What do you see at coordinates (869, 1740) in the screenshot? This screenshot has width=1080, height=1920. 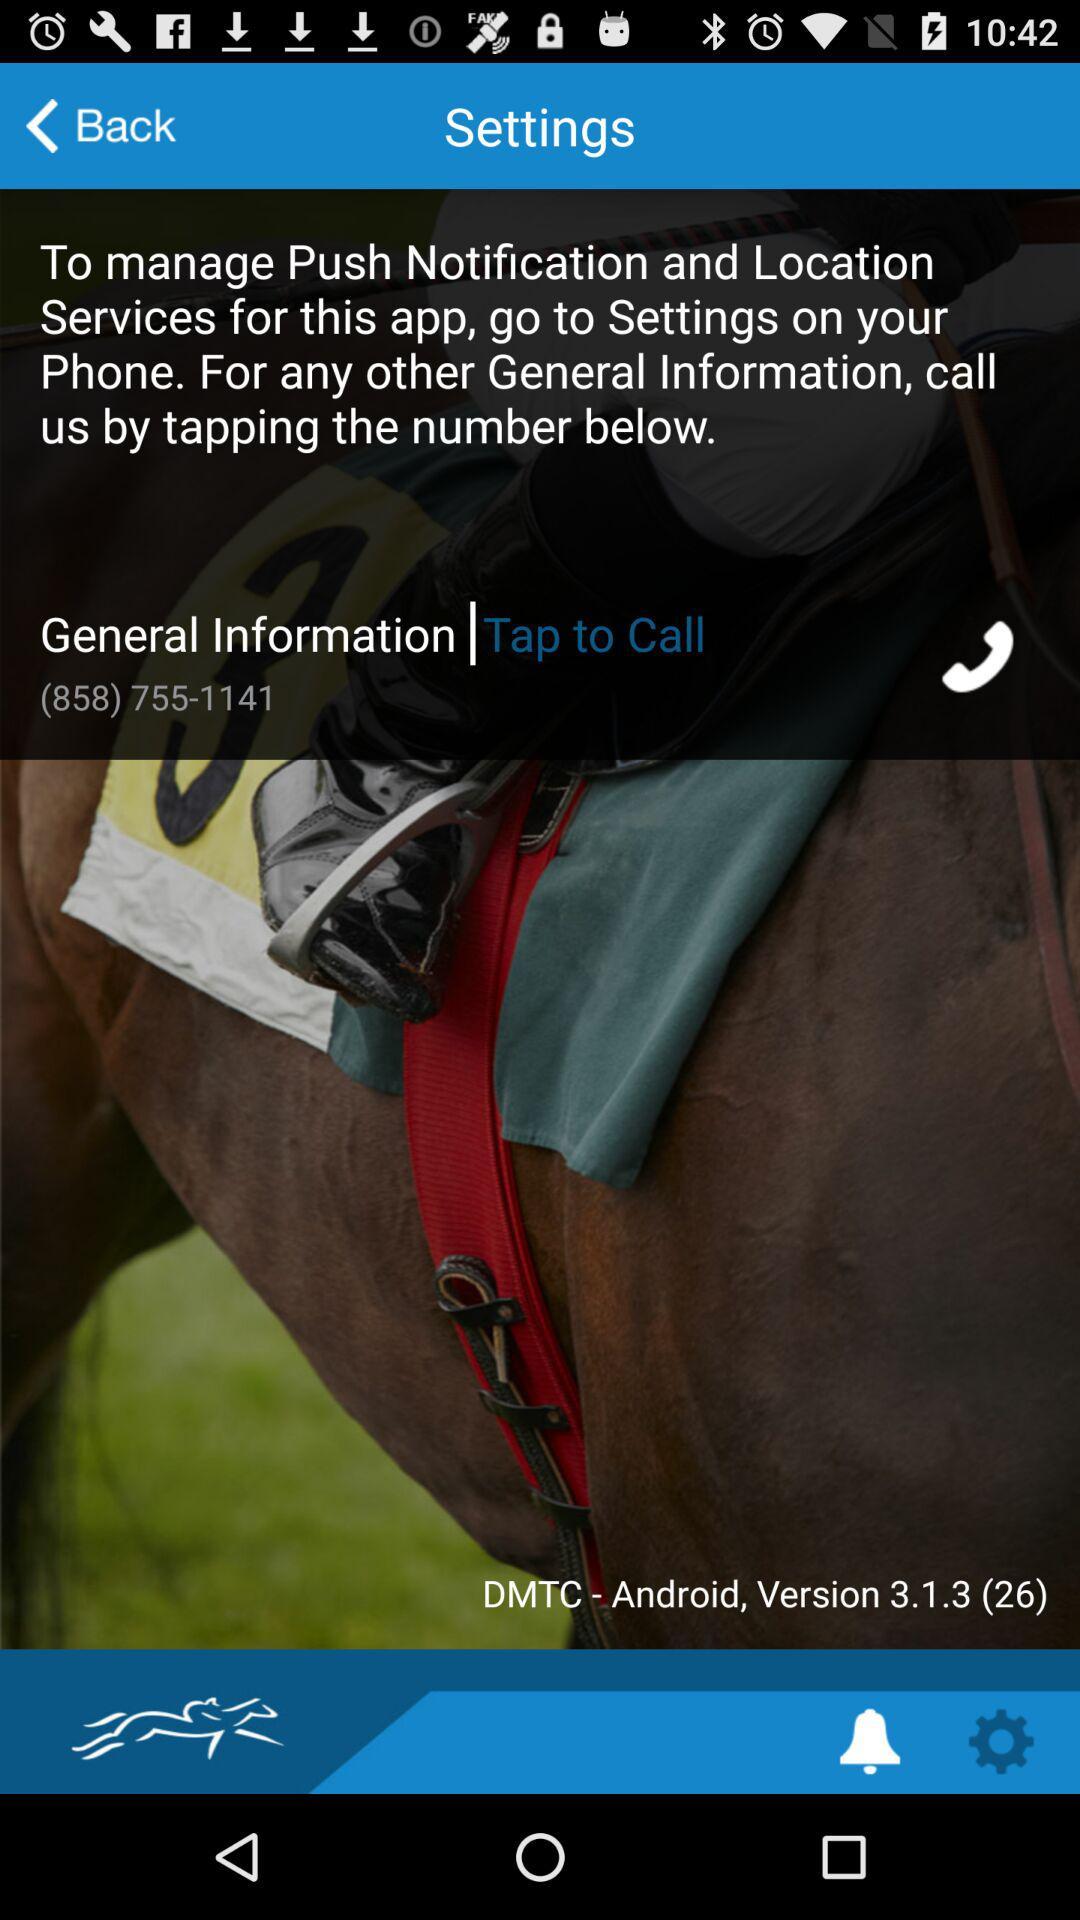 I see `get notifications` at bounding box center [869, 1740].